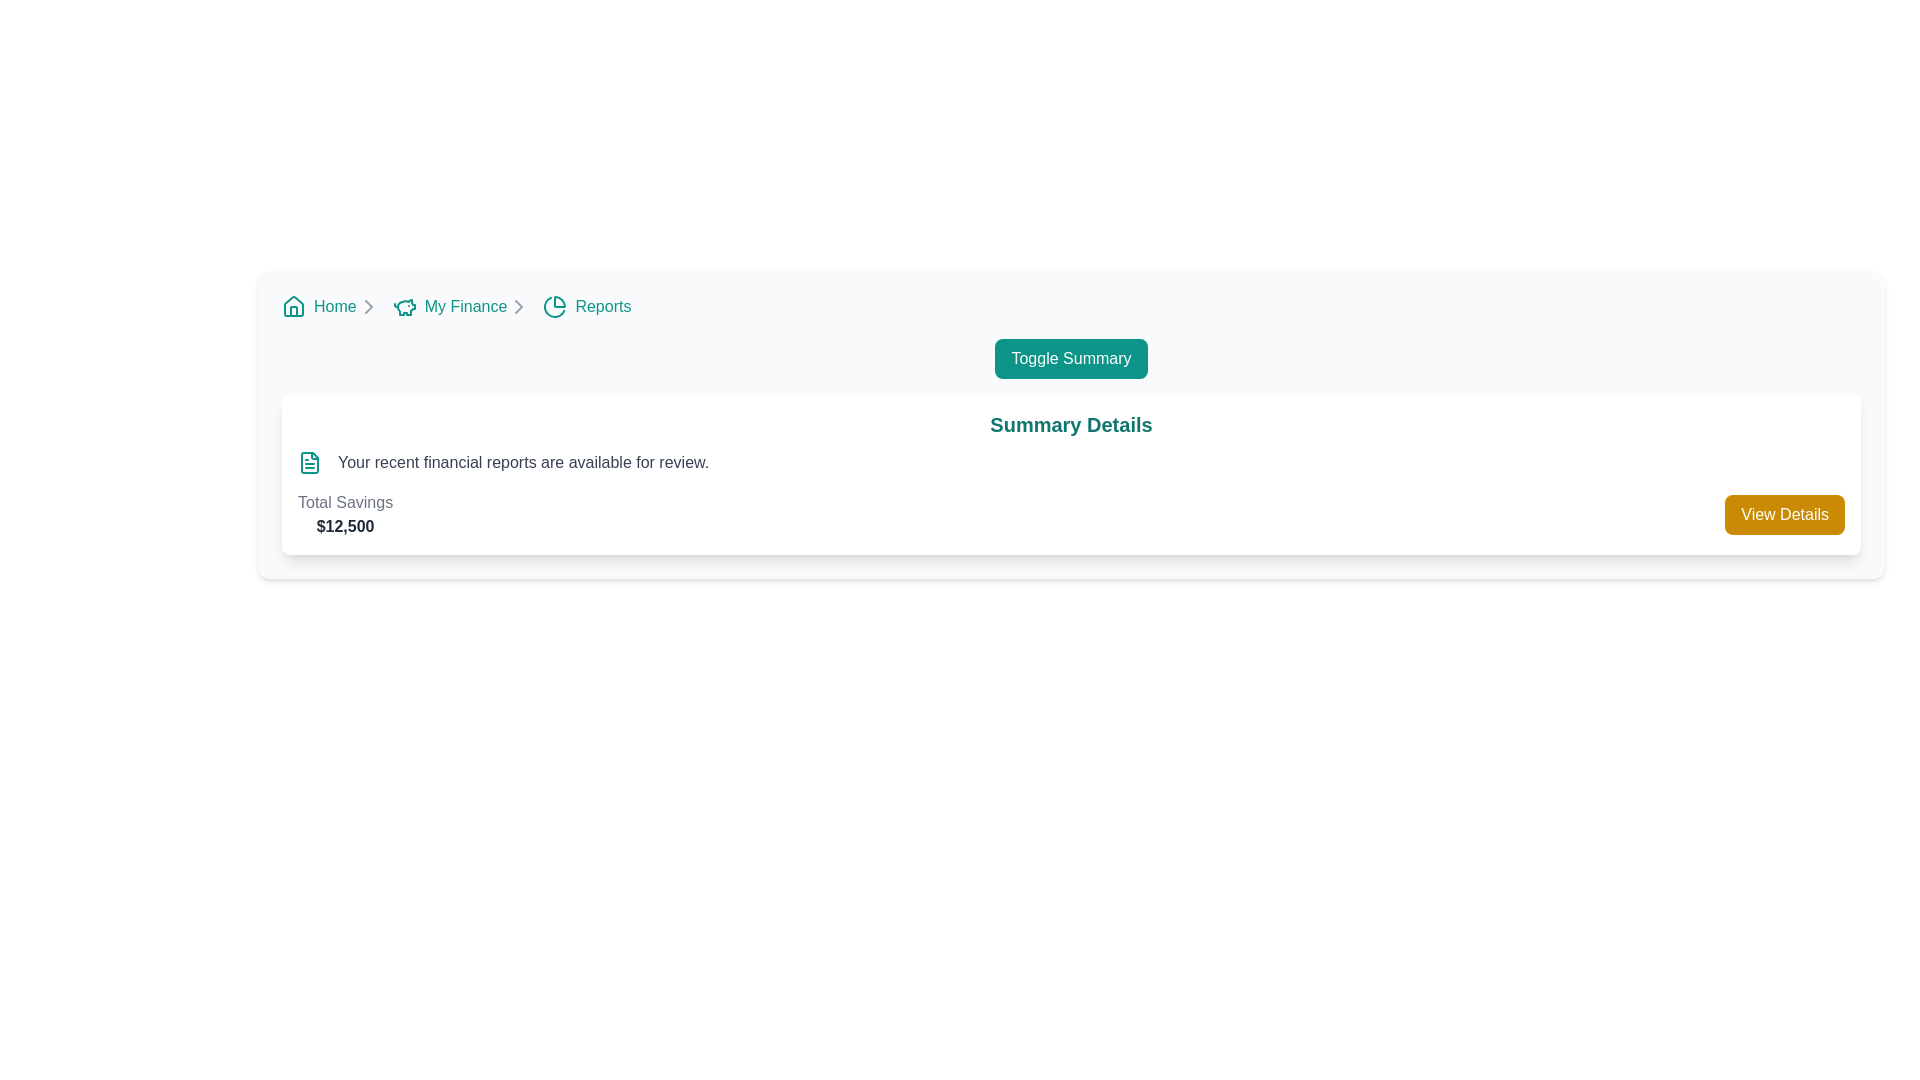  I want to click on the 'Reports' breadcrumb link using keyboard navigation, so click(586, 307).